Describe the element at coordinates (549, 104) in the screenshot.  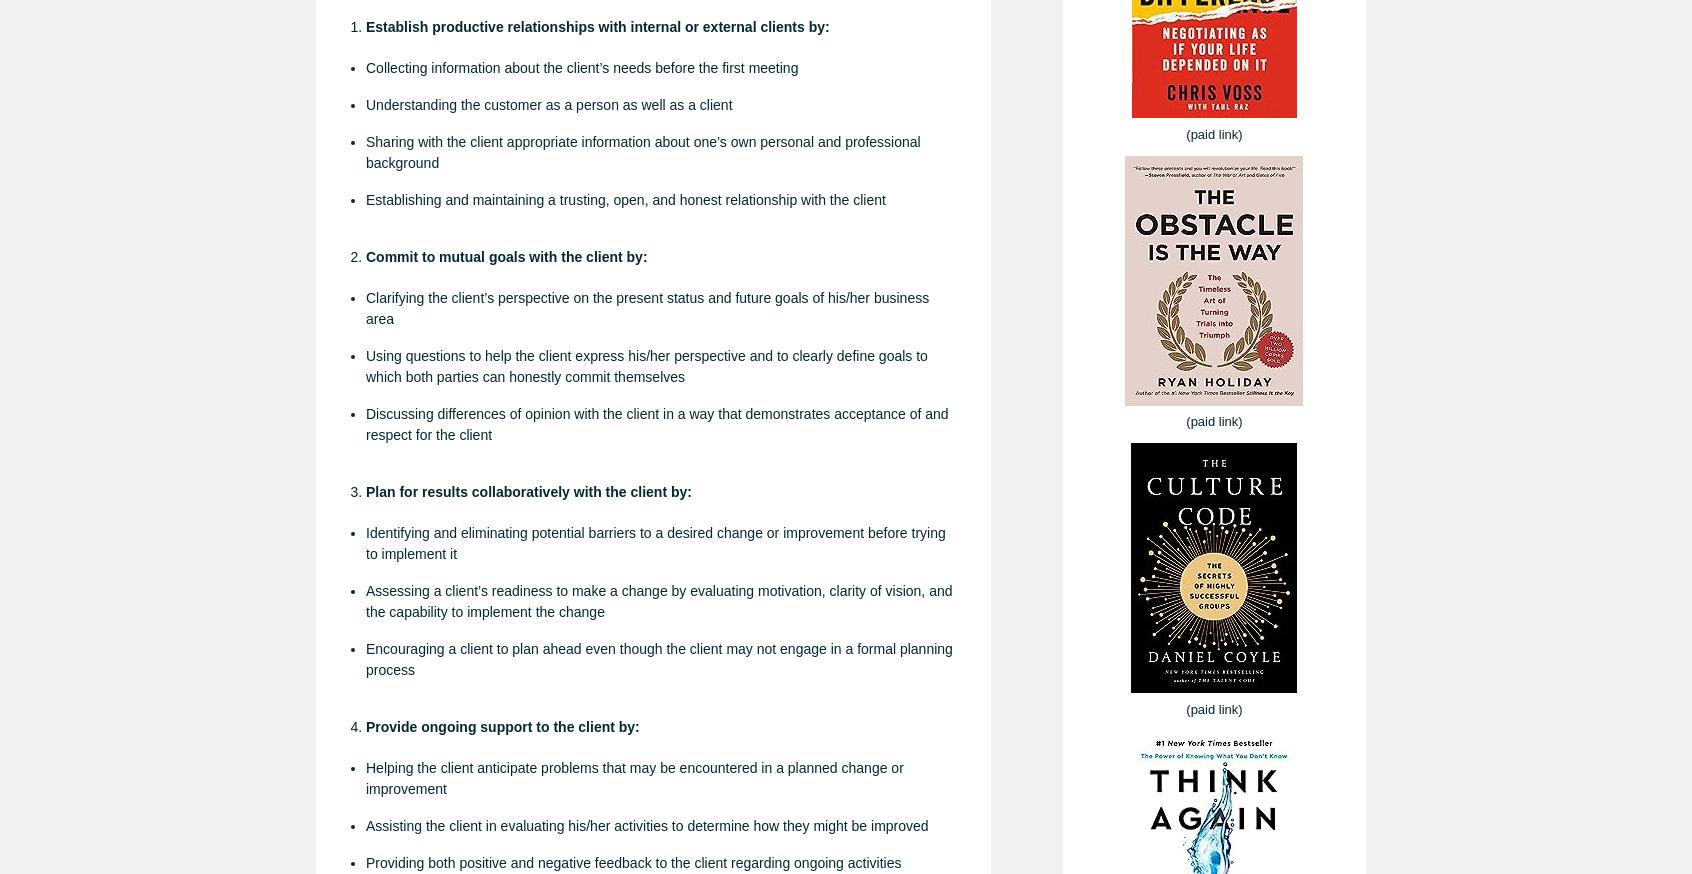
I see `'Understanding the customer as a person as well as a client'` at that location.